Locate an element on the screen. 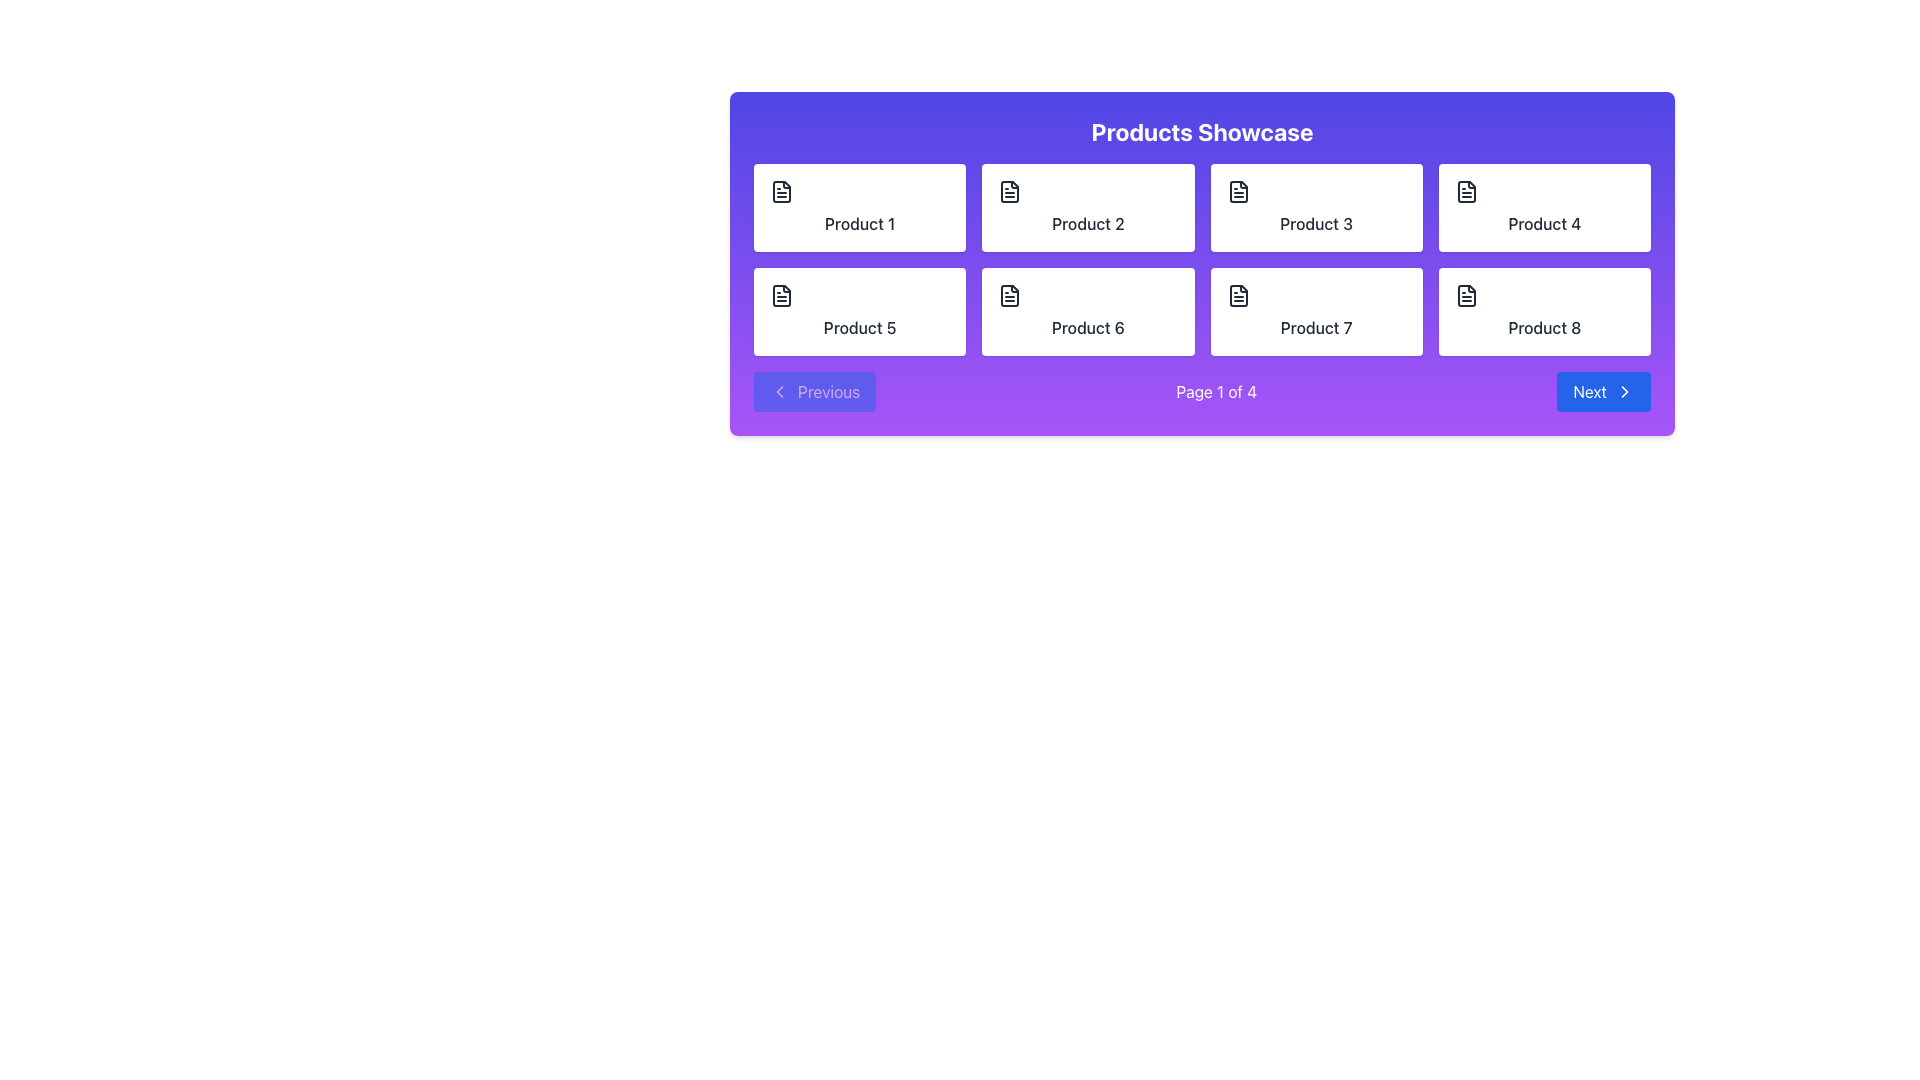  properties of the SVG-based icon representing the document for the 'Product 3' card, which is located at the top part of the card, horizontally centered above the text label is located at coordinates (1237, 192).